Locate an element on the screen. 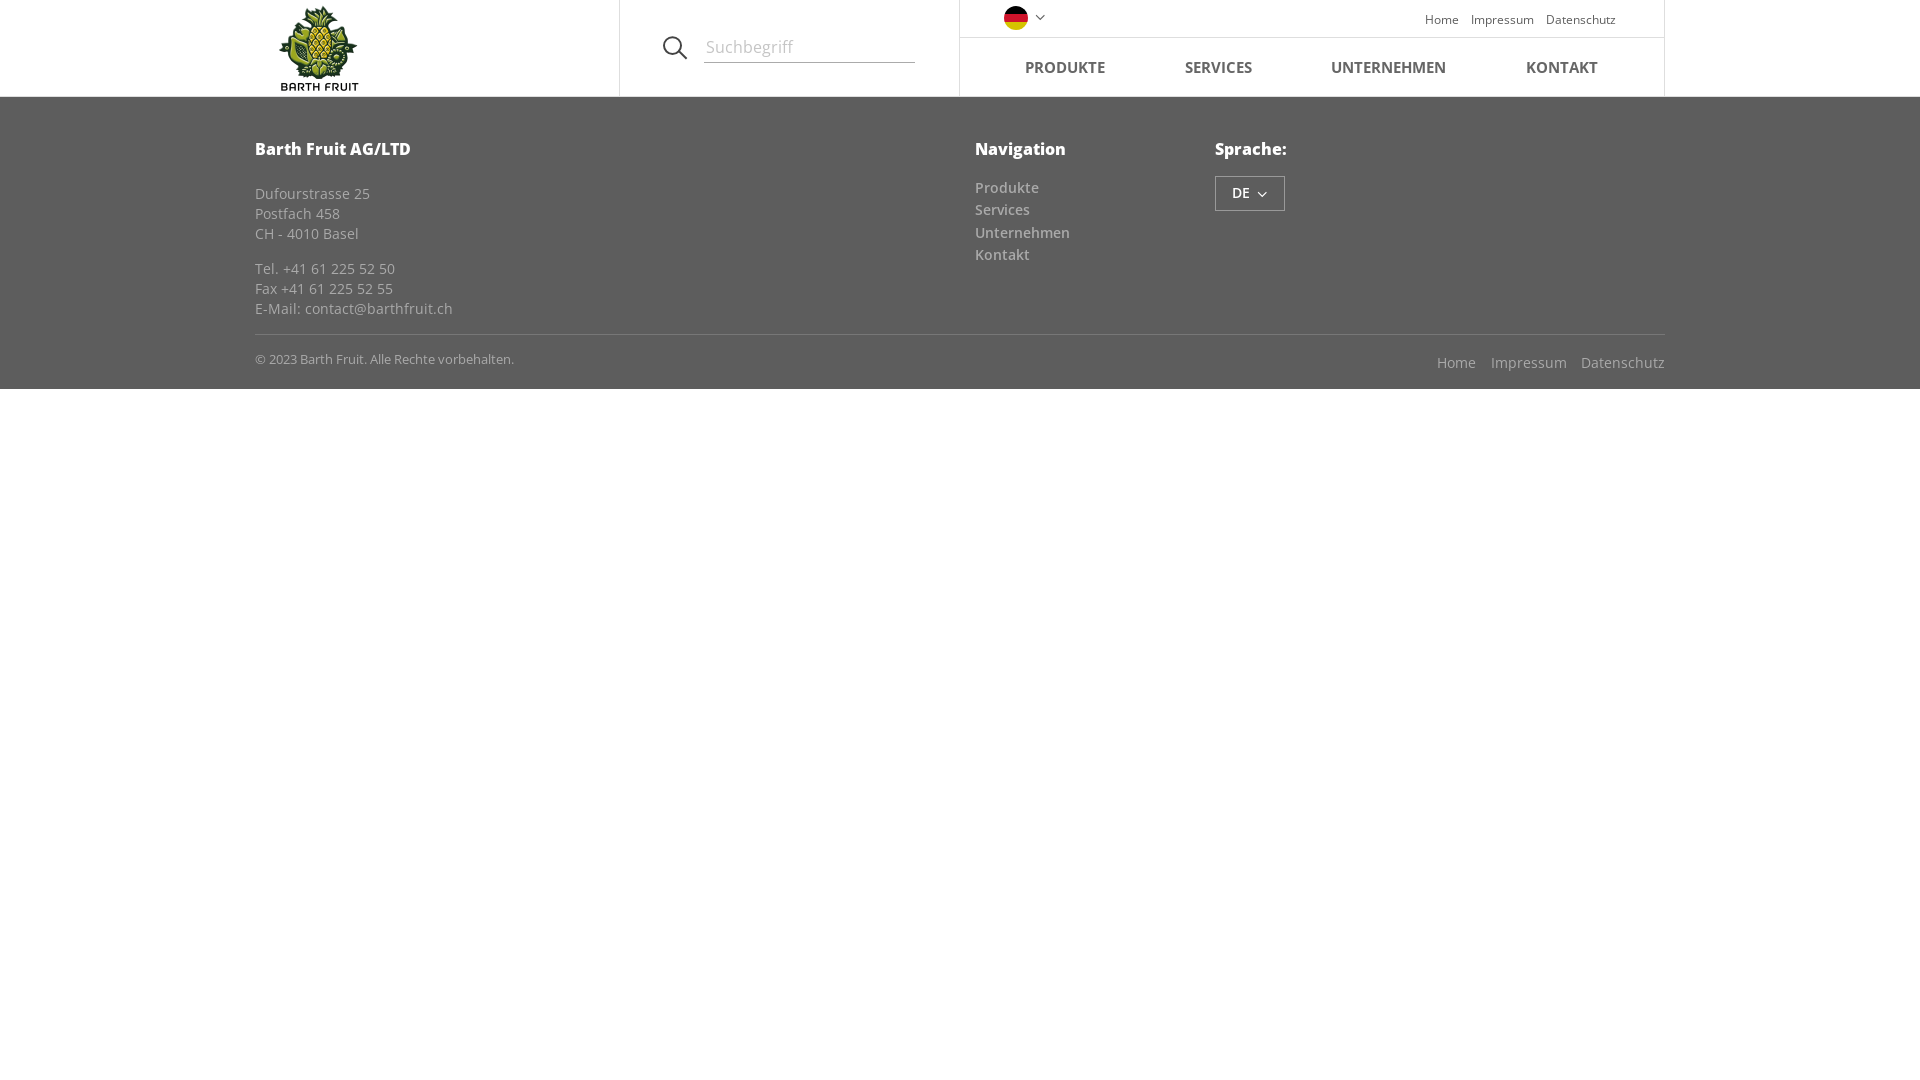 Image resolution: width=1920 pixels, height=1080 pixels. 'Services' is located at coordinates (974, 209).